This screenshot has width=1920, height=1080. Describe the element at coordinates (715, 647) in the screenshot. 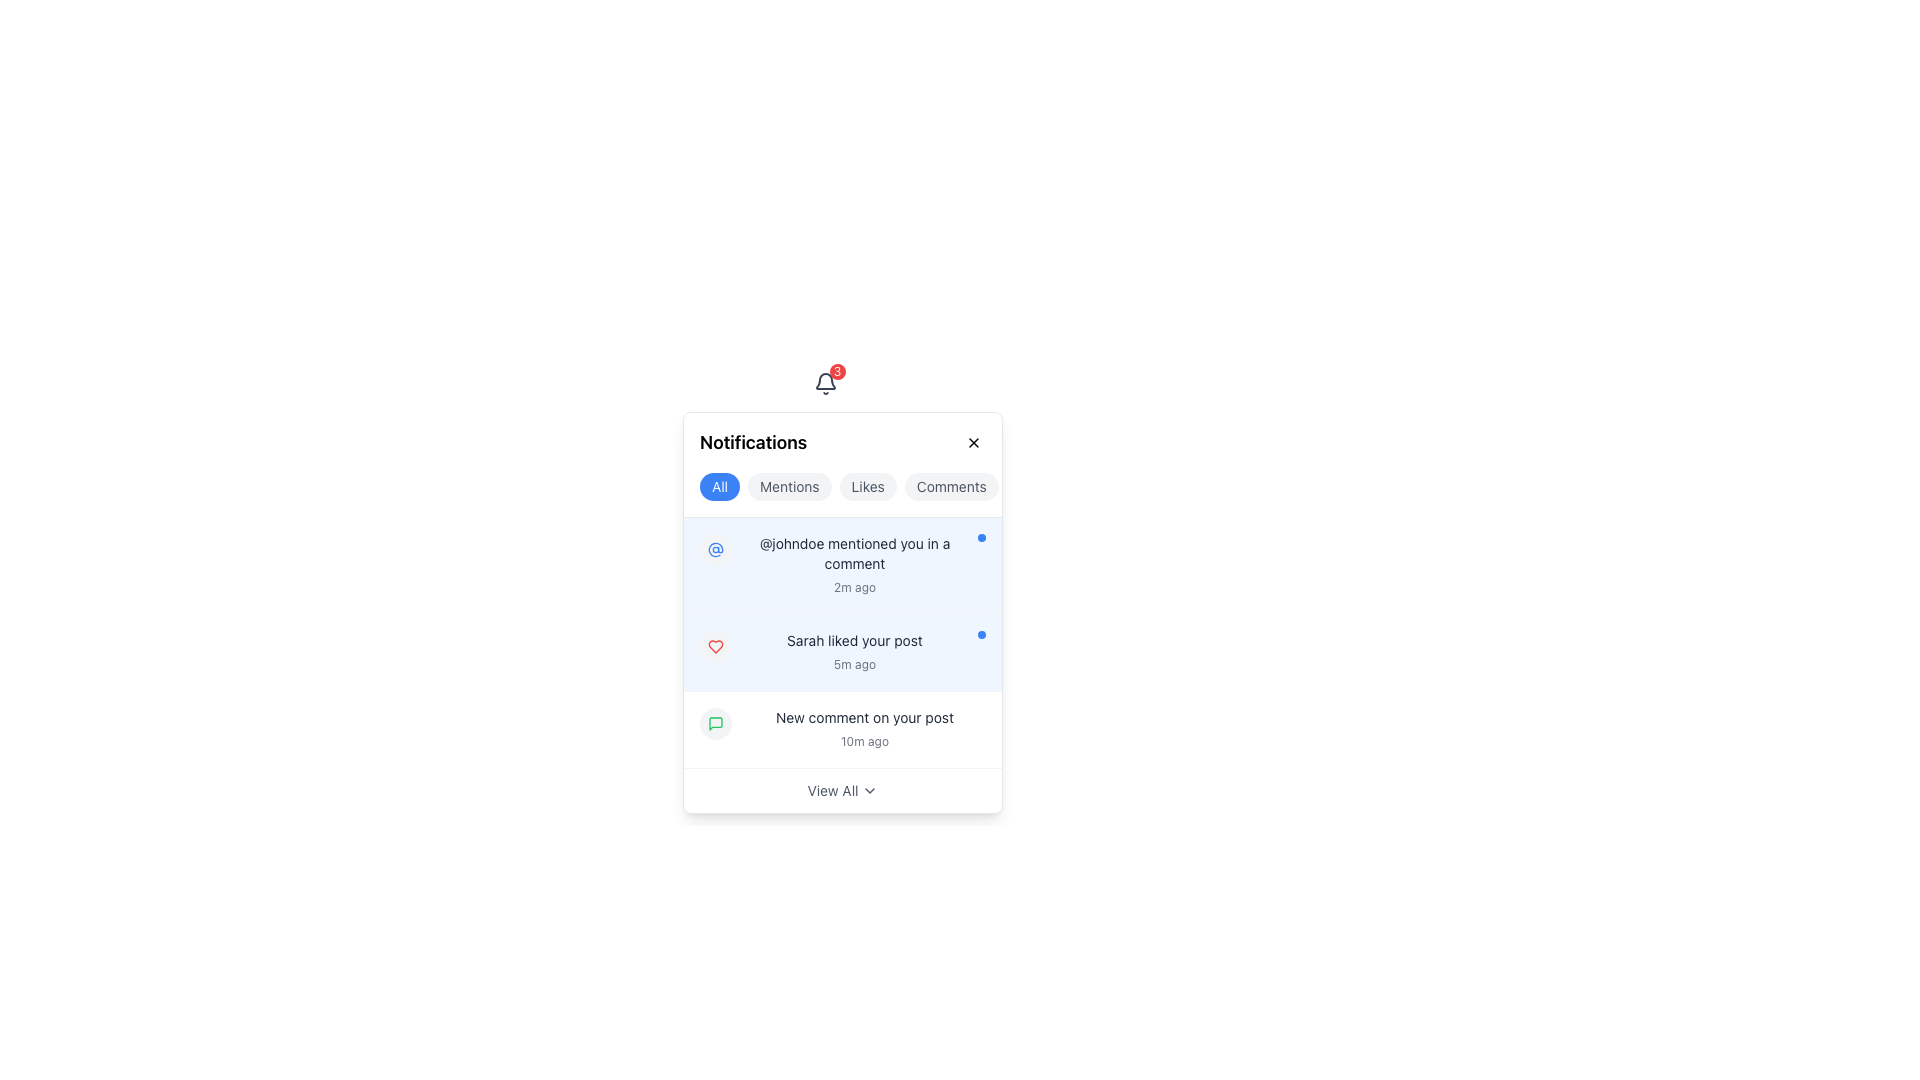

I see `the visual representation of the red heart icon indicating a 'like' action, located in the notification menu pop-up for the entry 'Sarah liked your post'` at that location.